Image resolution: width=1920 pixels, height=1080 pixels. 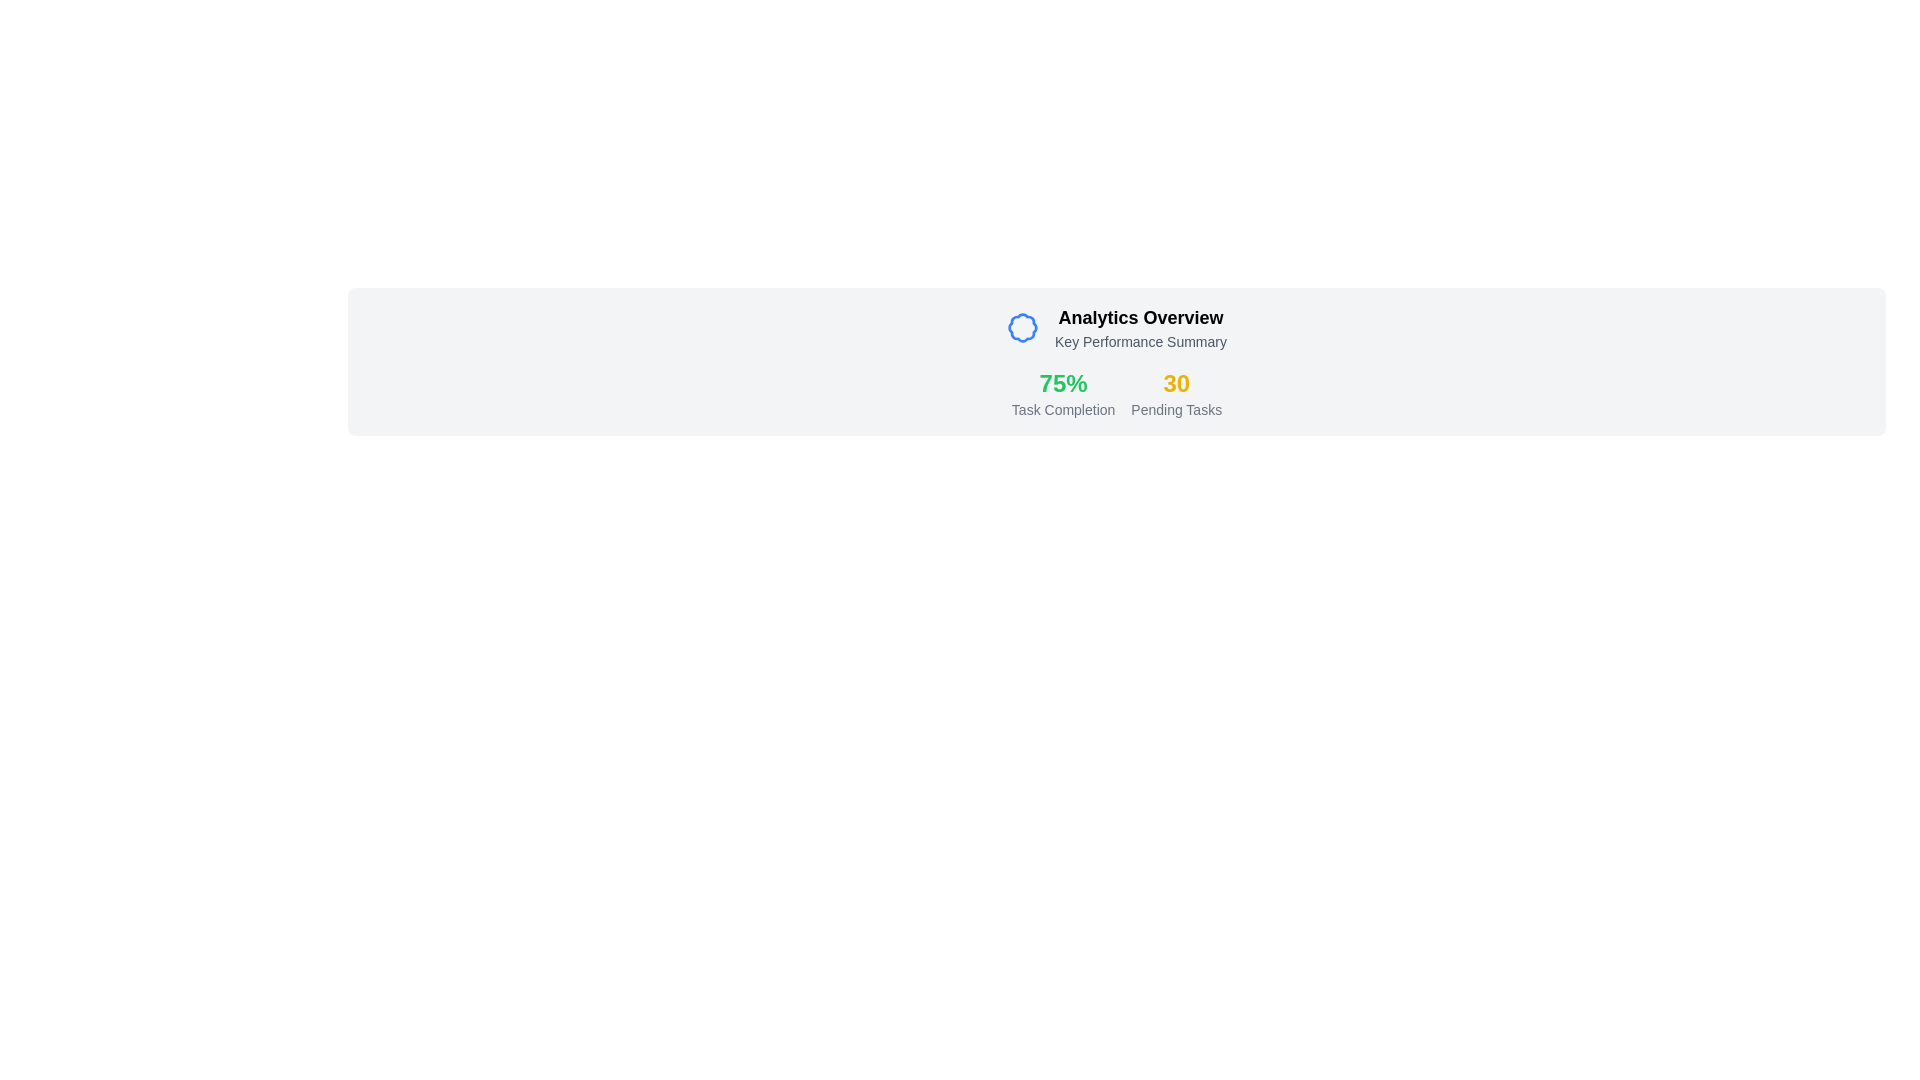 What do you see at coordinates (1022, 326) in the screenshot?
I see `the blue decorative vector graphic badge icon, which features a circular design with a wavy edge and a central hollow circle, located to the left of the 'Analytics Overview' text` at bounding box center [1022, 326].